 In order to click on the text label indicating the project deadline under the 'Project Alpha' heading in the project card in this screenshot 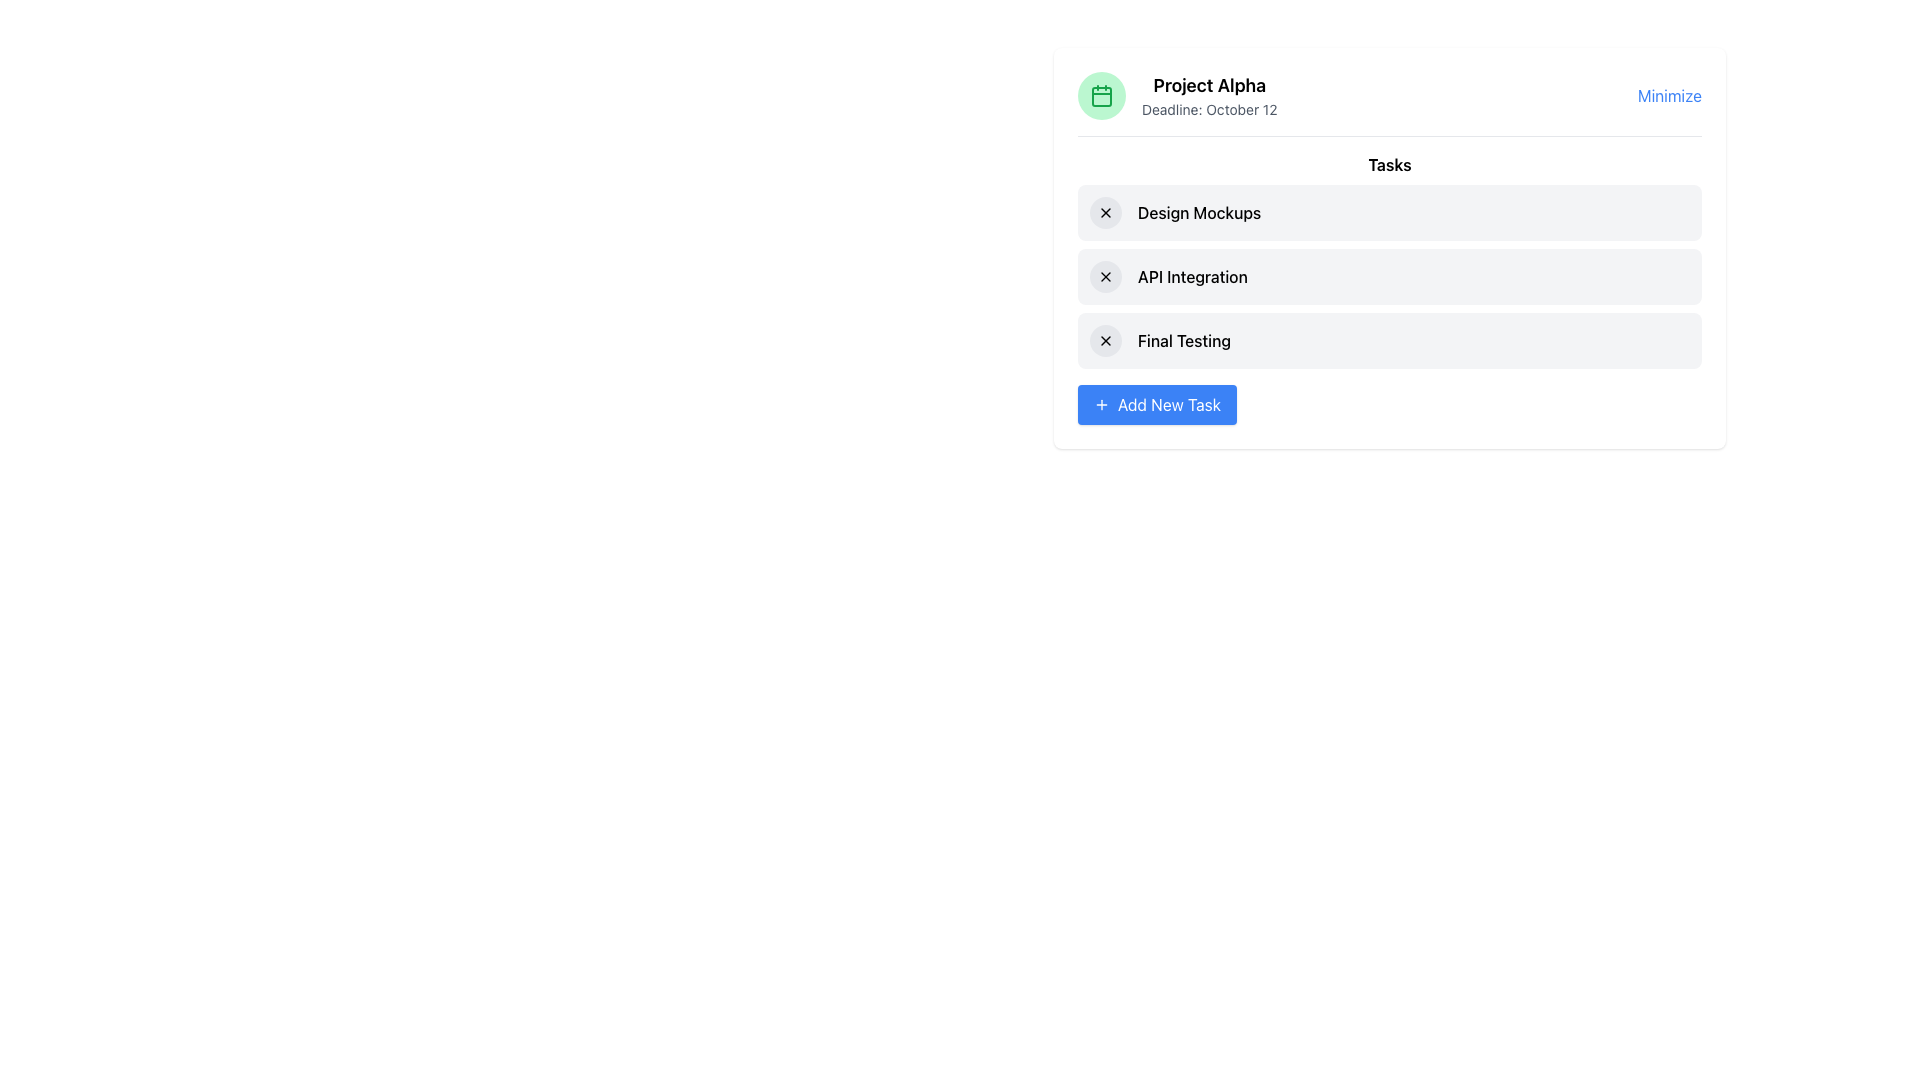, I will do `click(1208, 110)`.